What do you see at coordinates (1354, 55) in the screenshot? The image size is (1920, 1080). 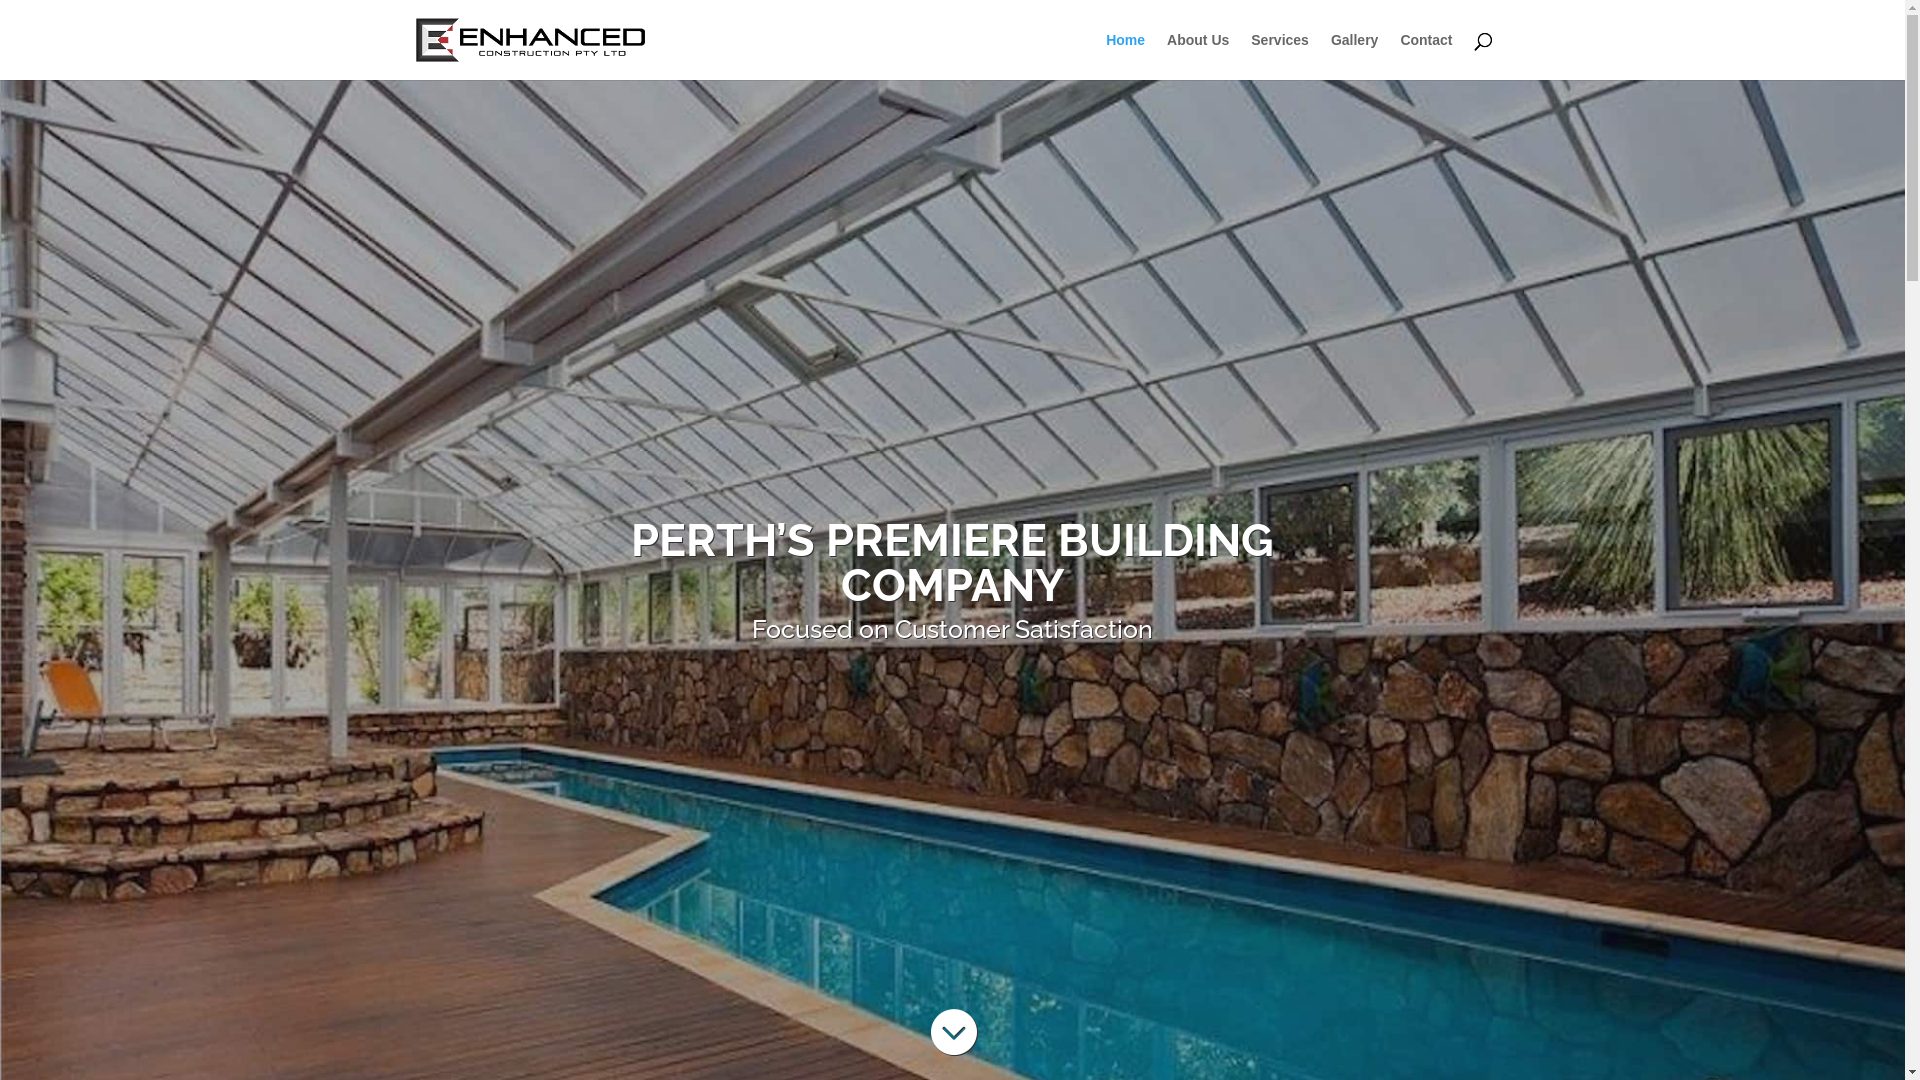 I see `'Gallery'` at bounding box center [1354, 55].